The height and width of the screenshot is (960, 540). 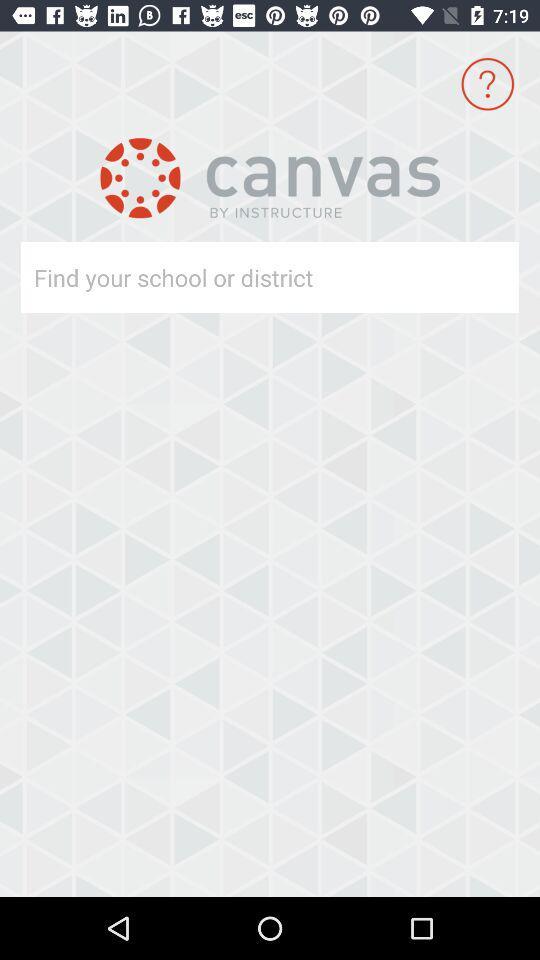 I want to click on search bar, so click(x=233, y=276).